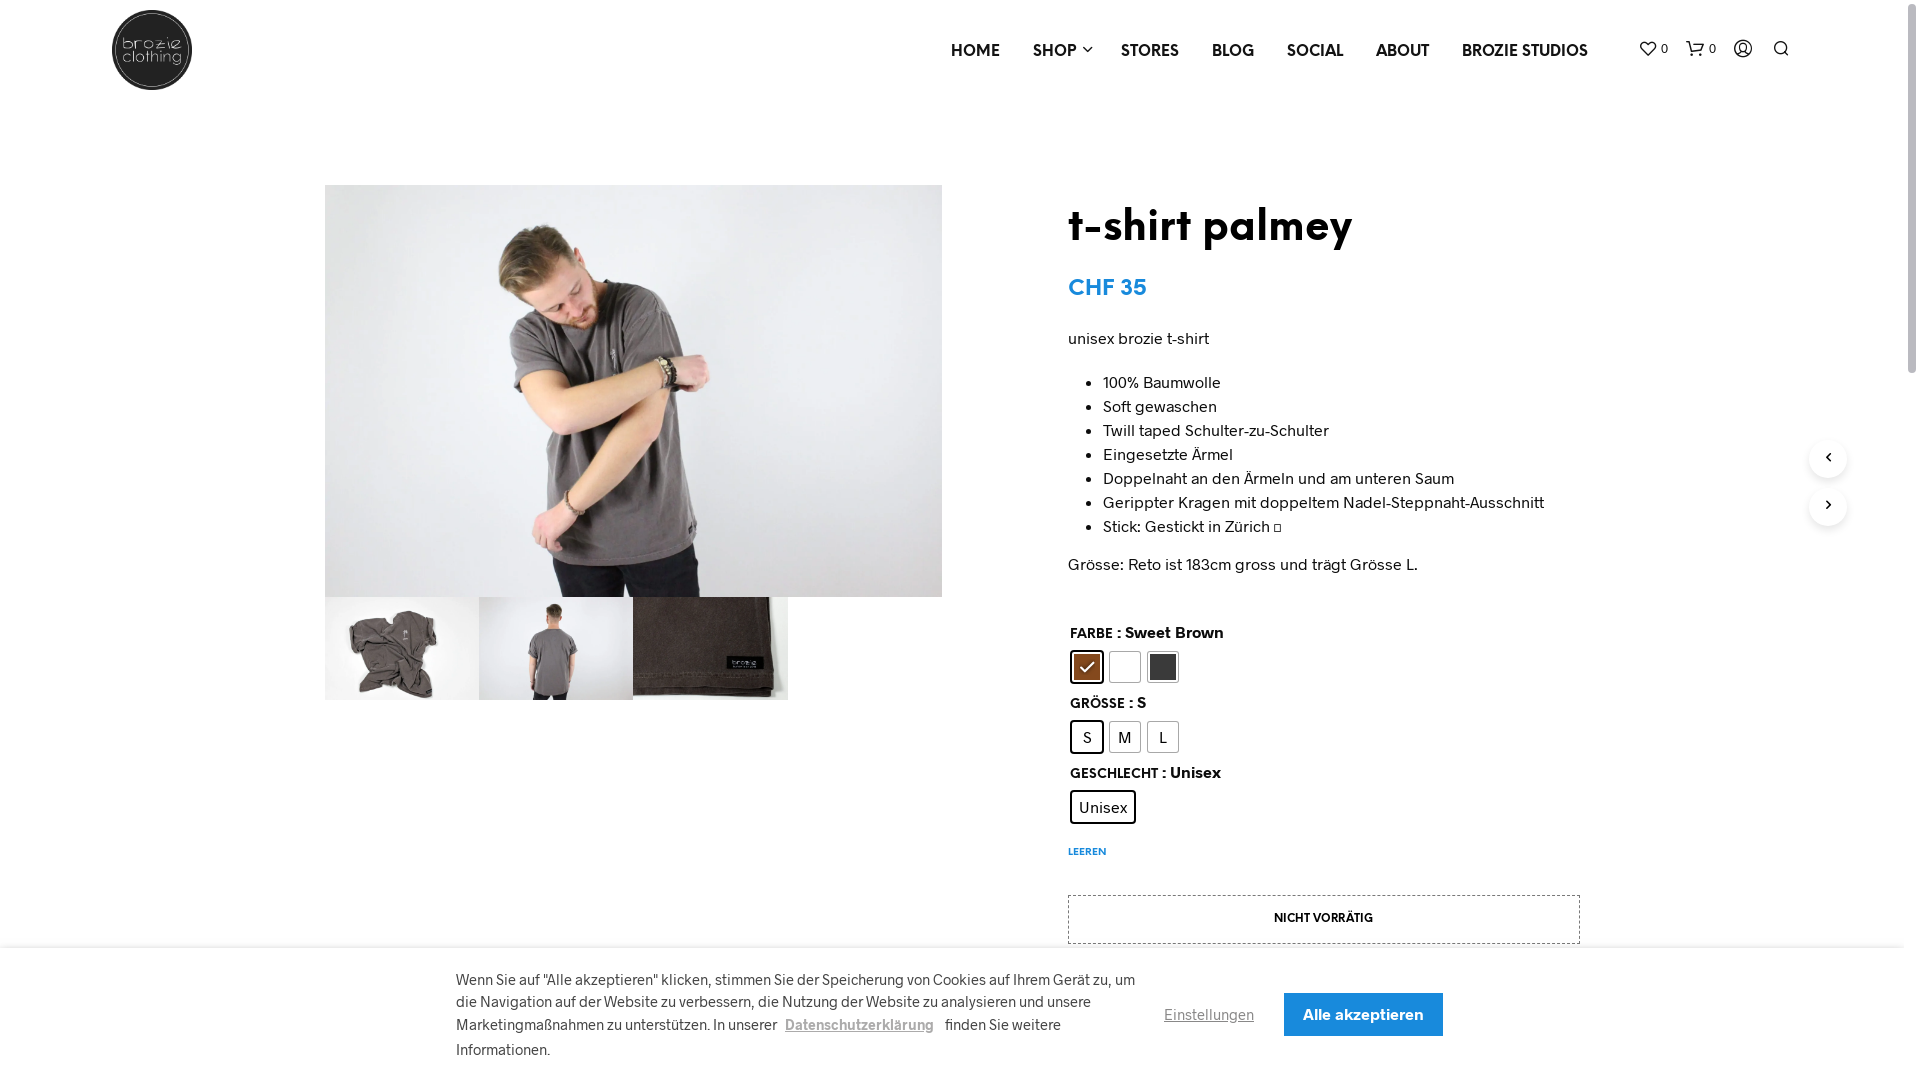 The image size is (1920, 1080). I want to click on '0', so click(1652, 48).